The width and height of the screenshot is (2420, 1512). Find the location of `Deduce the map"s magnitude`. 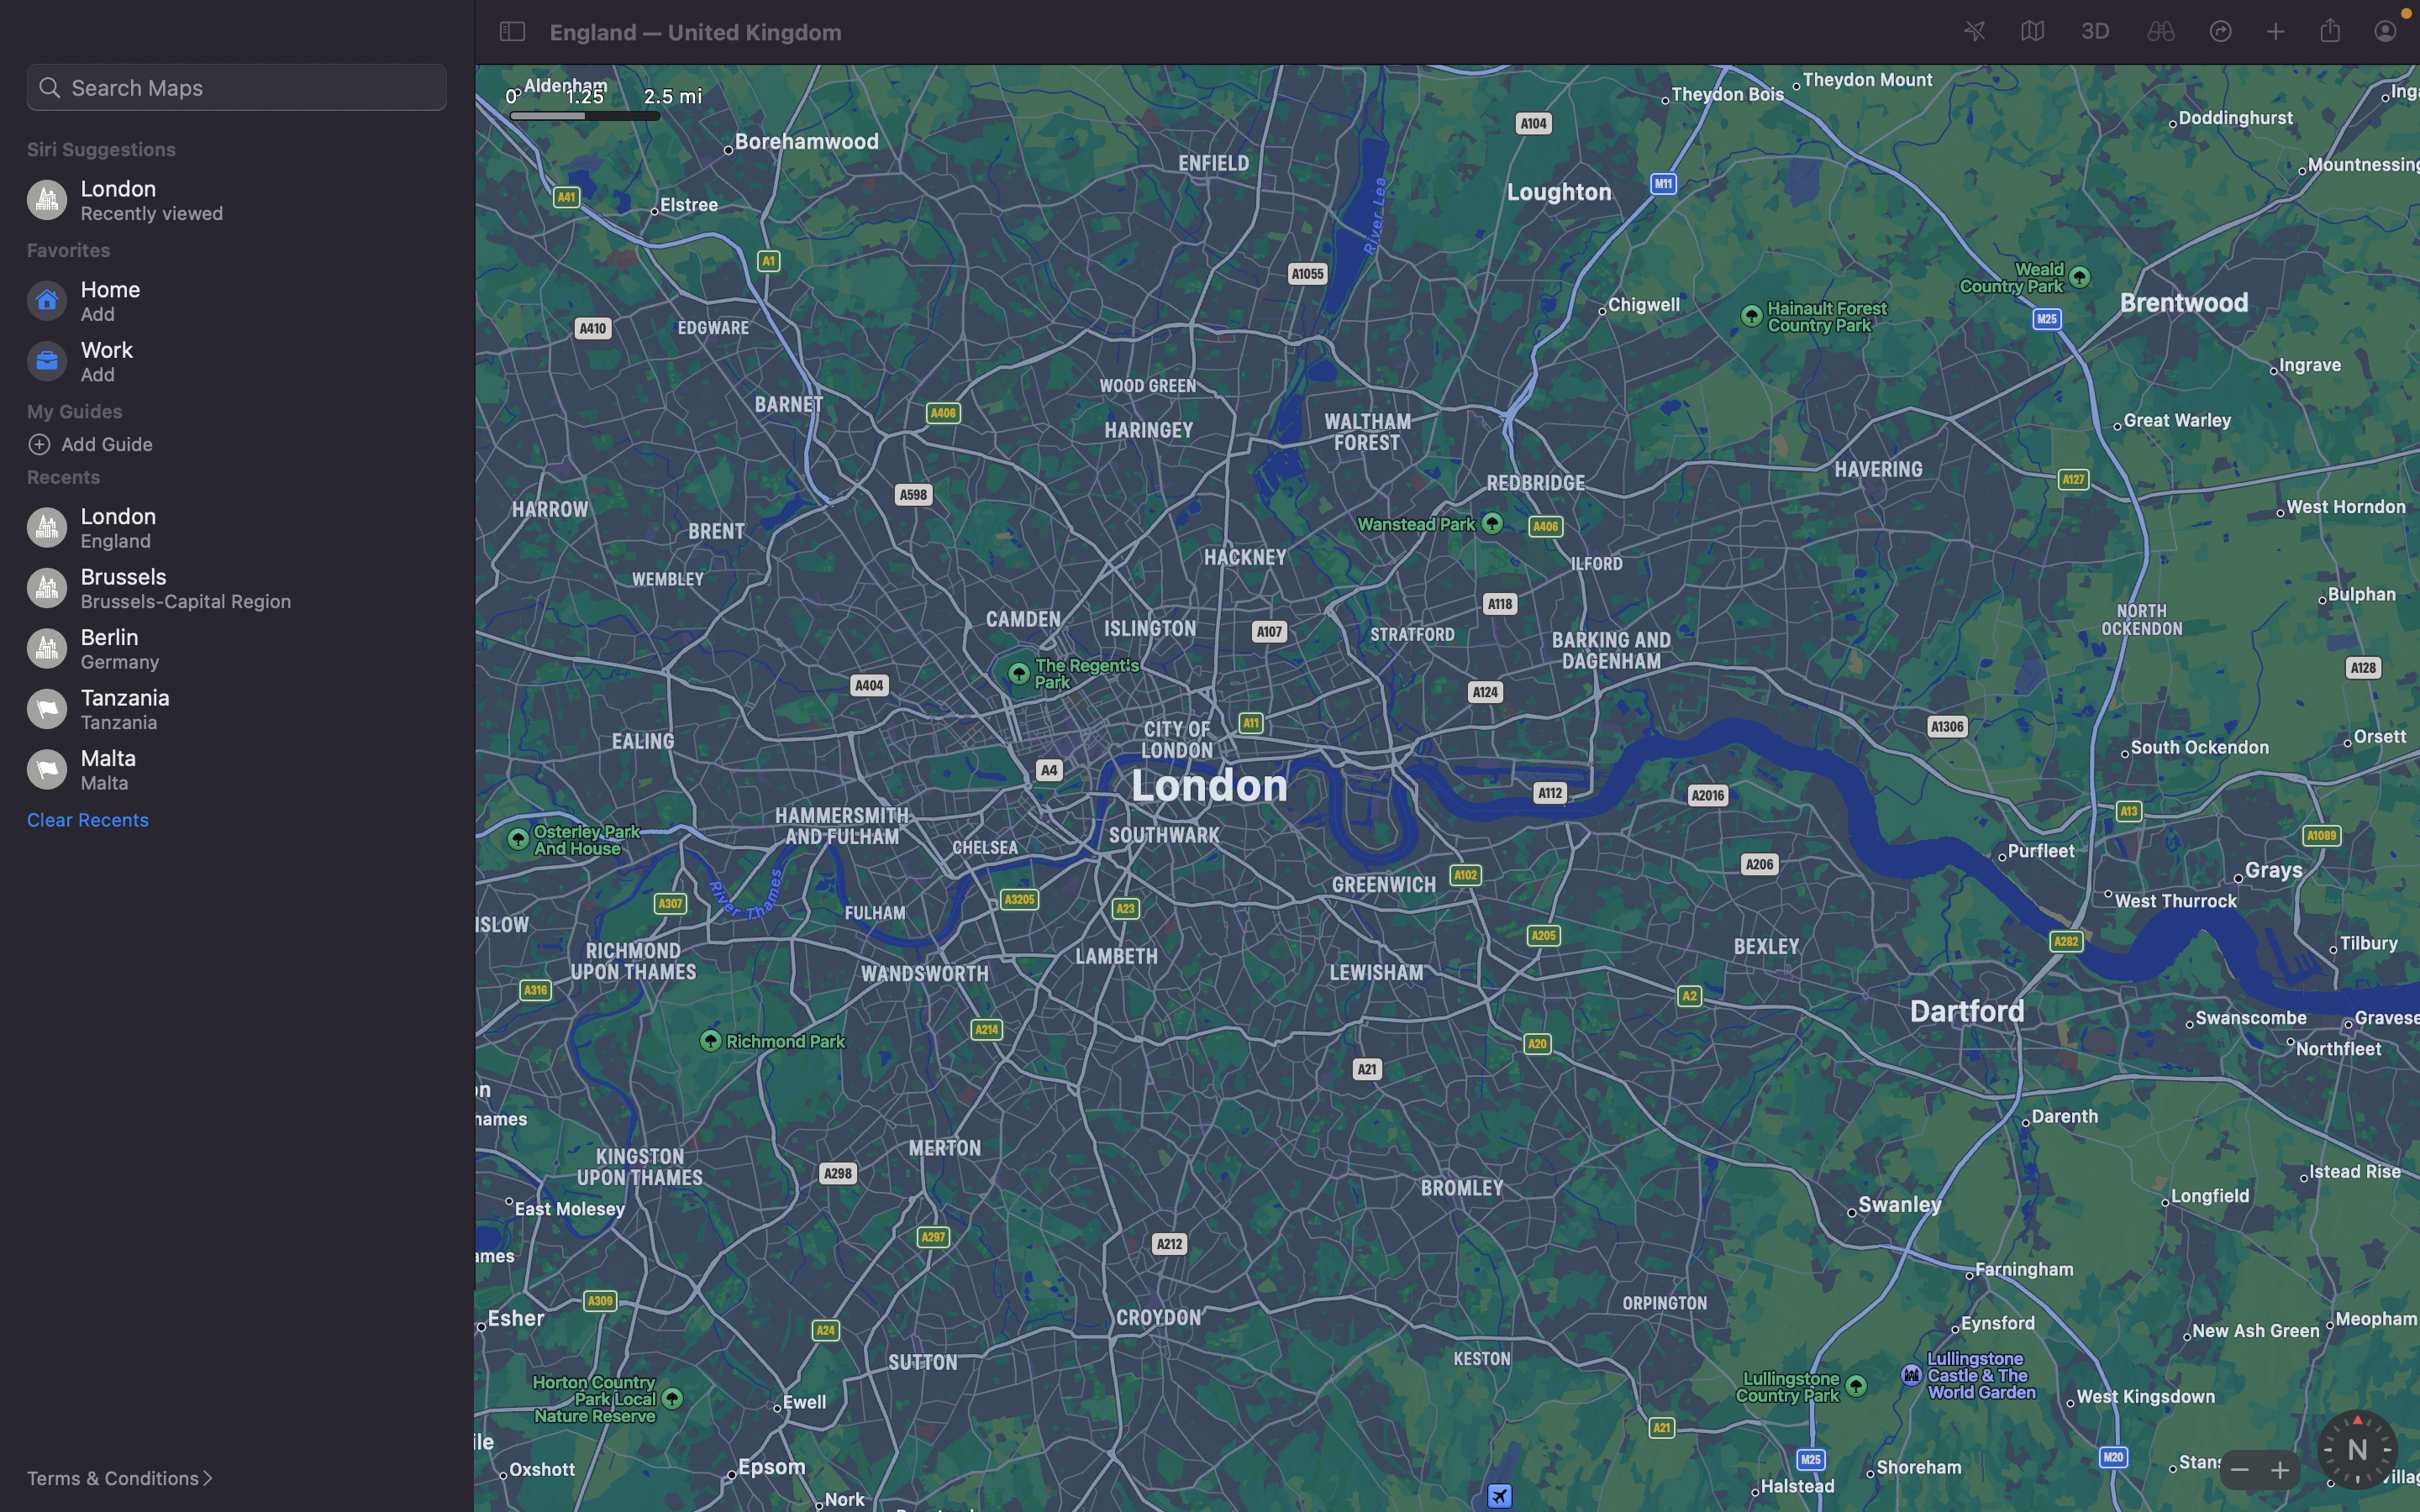

Deduce the map"s magnitude is located at coordinates (2237, 1468).